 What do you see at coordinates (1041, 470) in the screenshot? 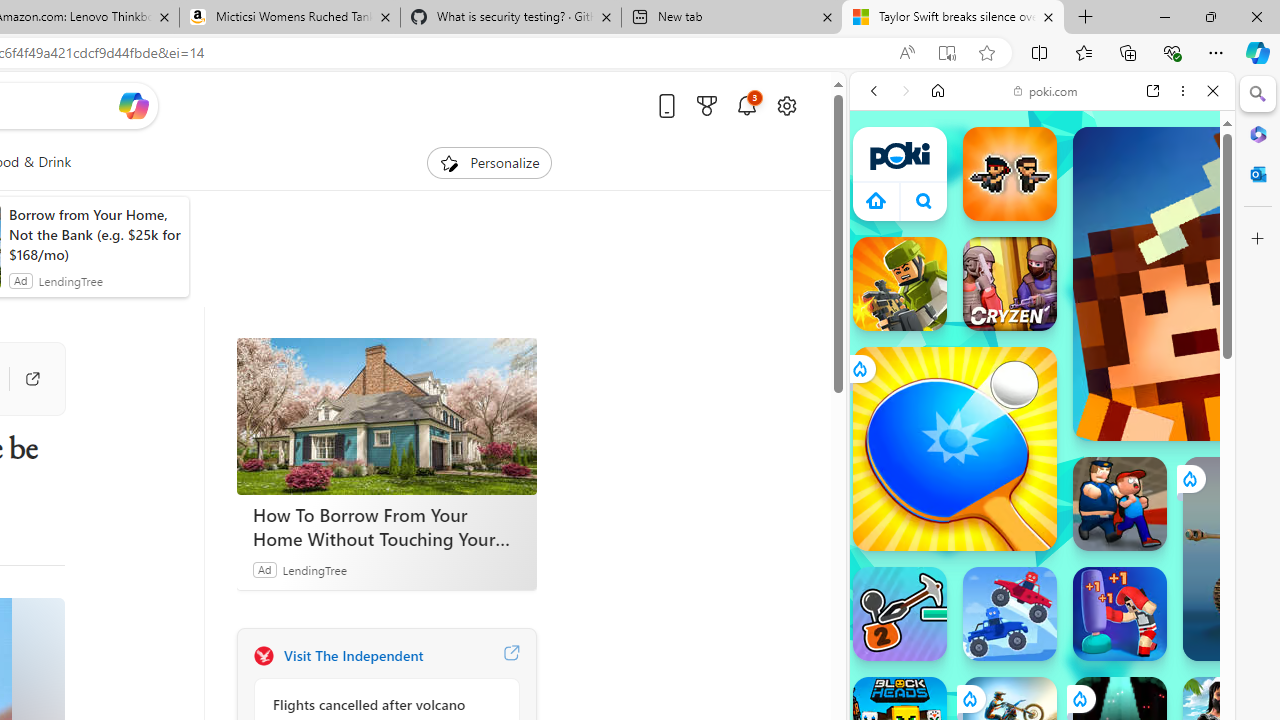
I see `'Car Games'` at bounding box center [1041, 470].